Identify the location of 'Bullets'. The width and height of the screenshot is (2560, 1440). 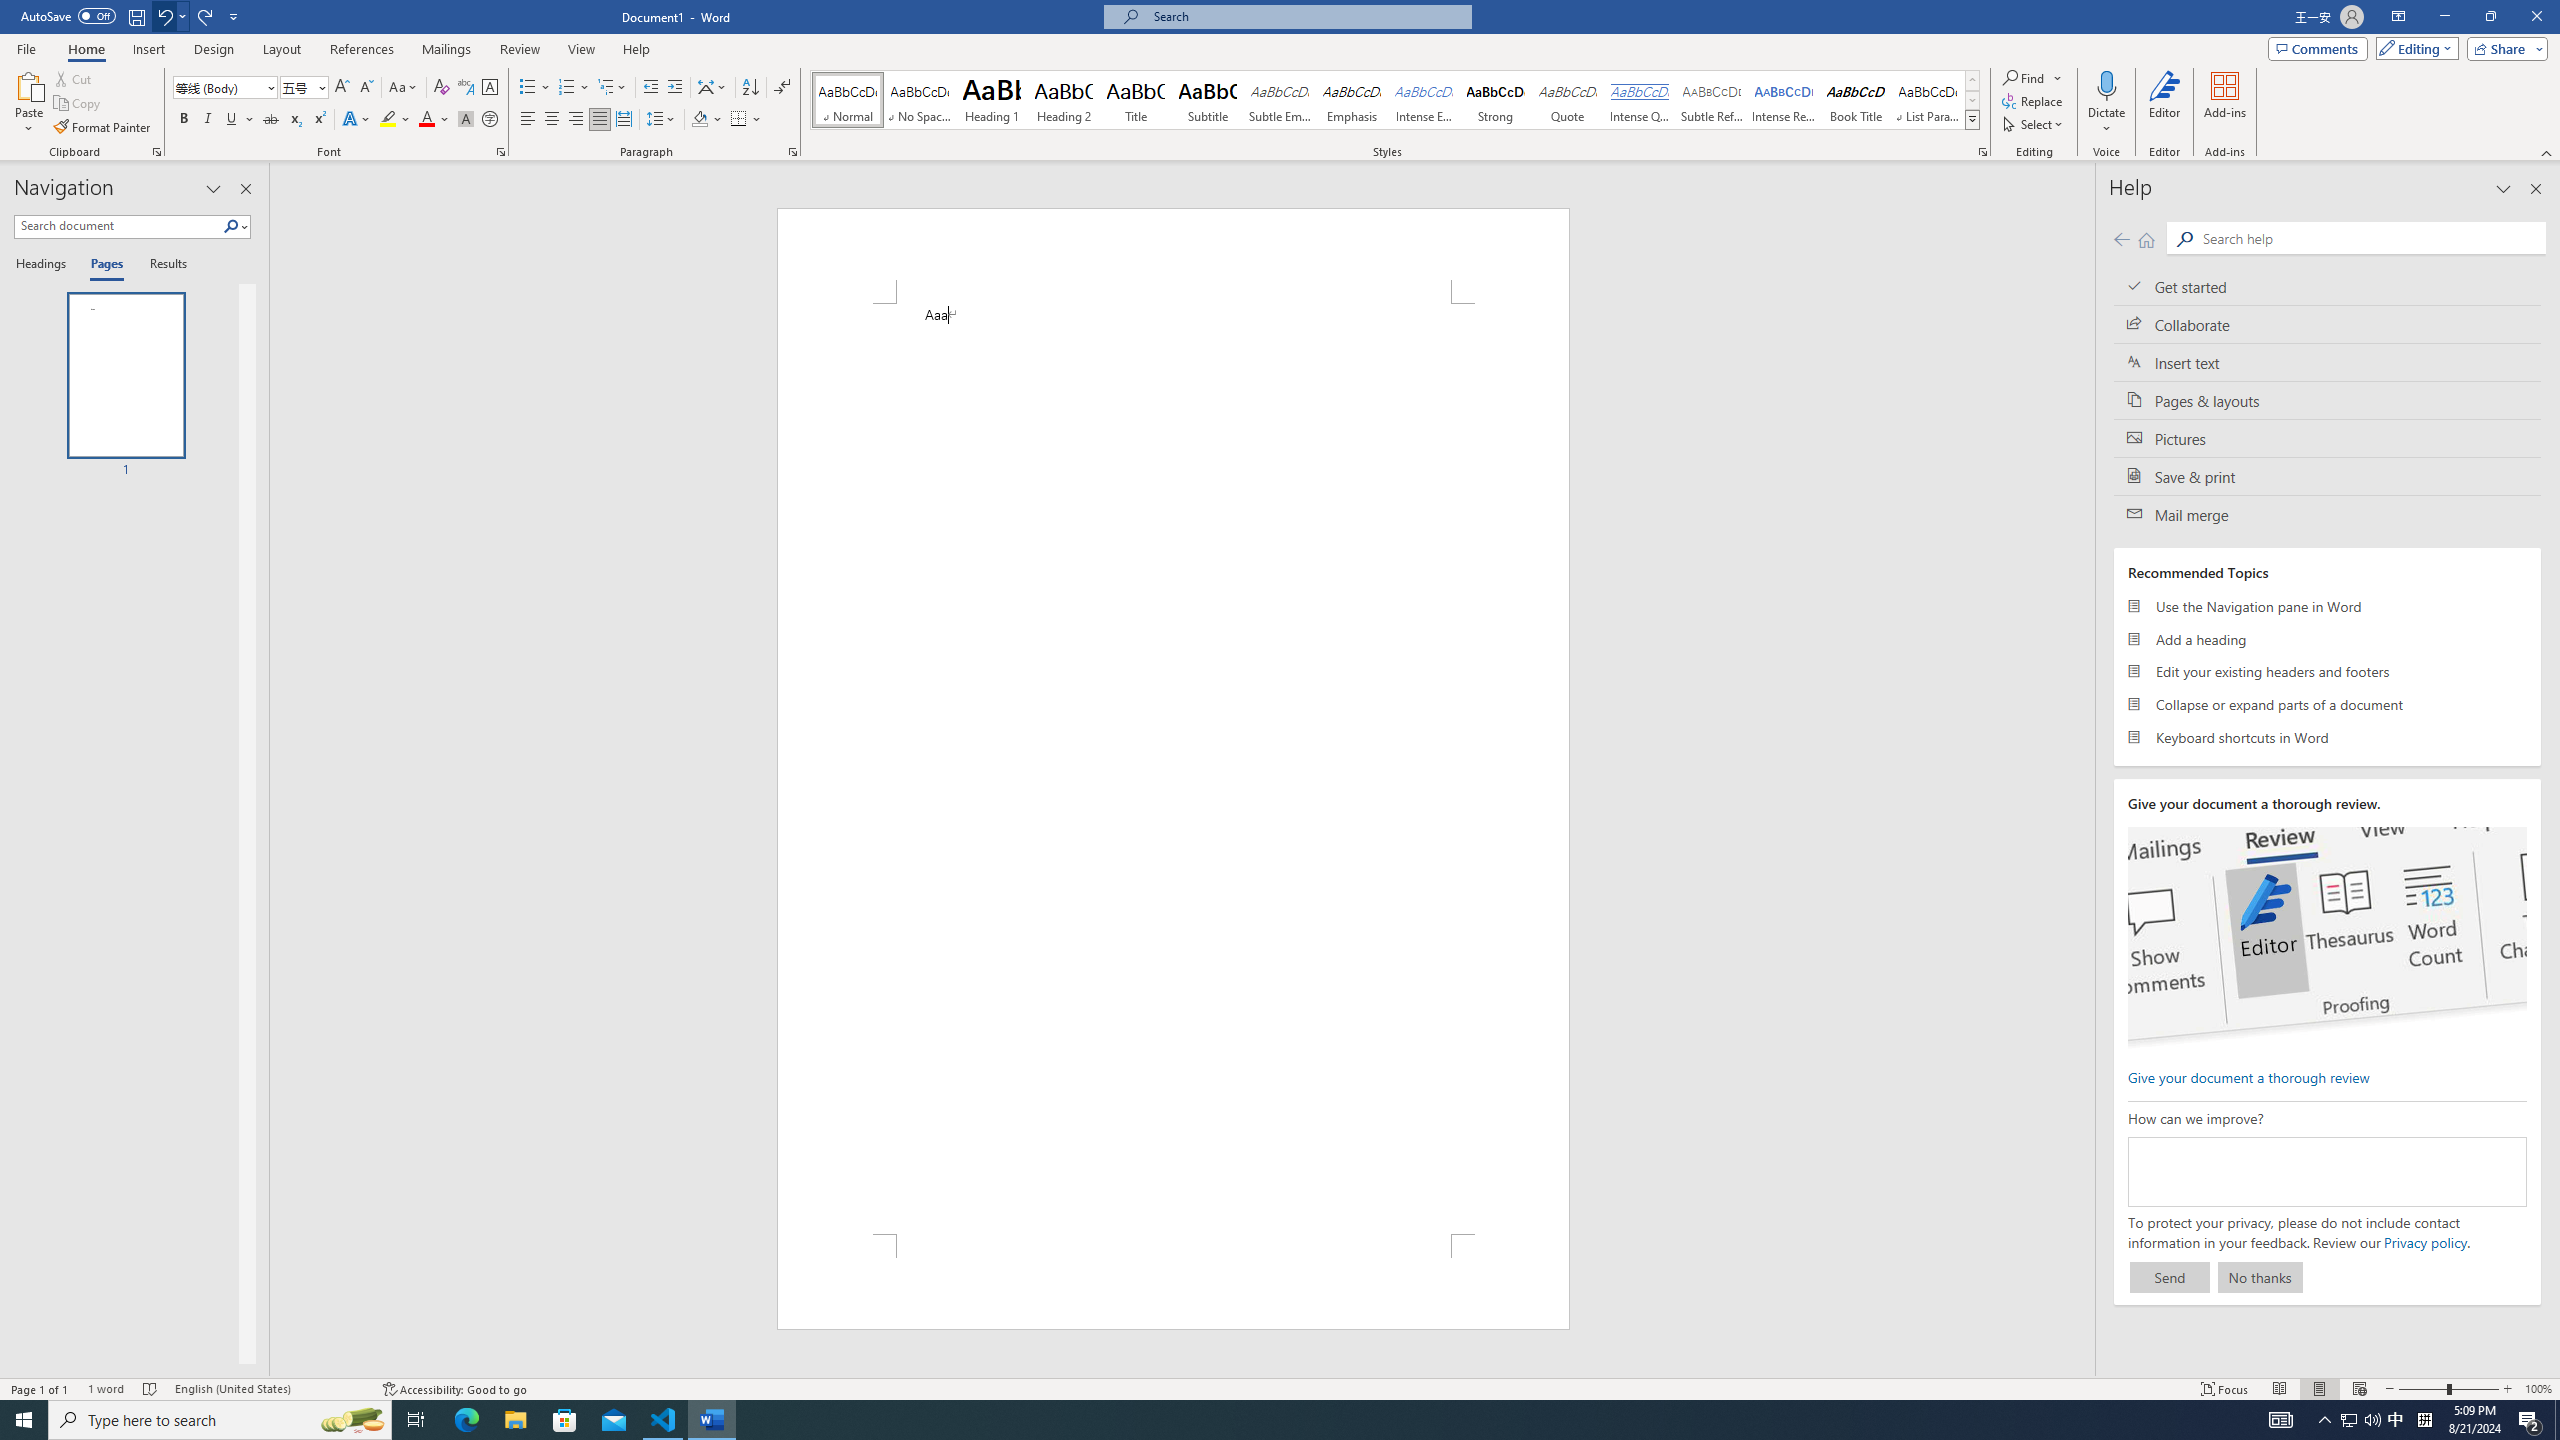
(534, 87).